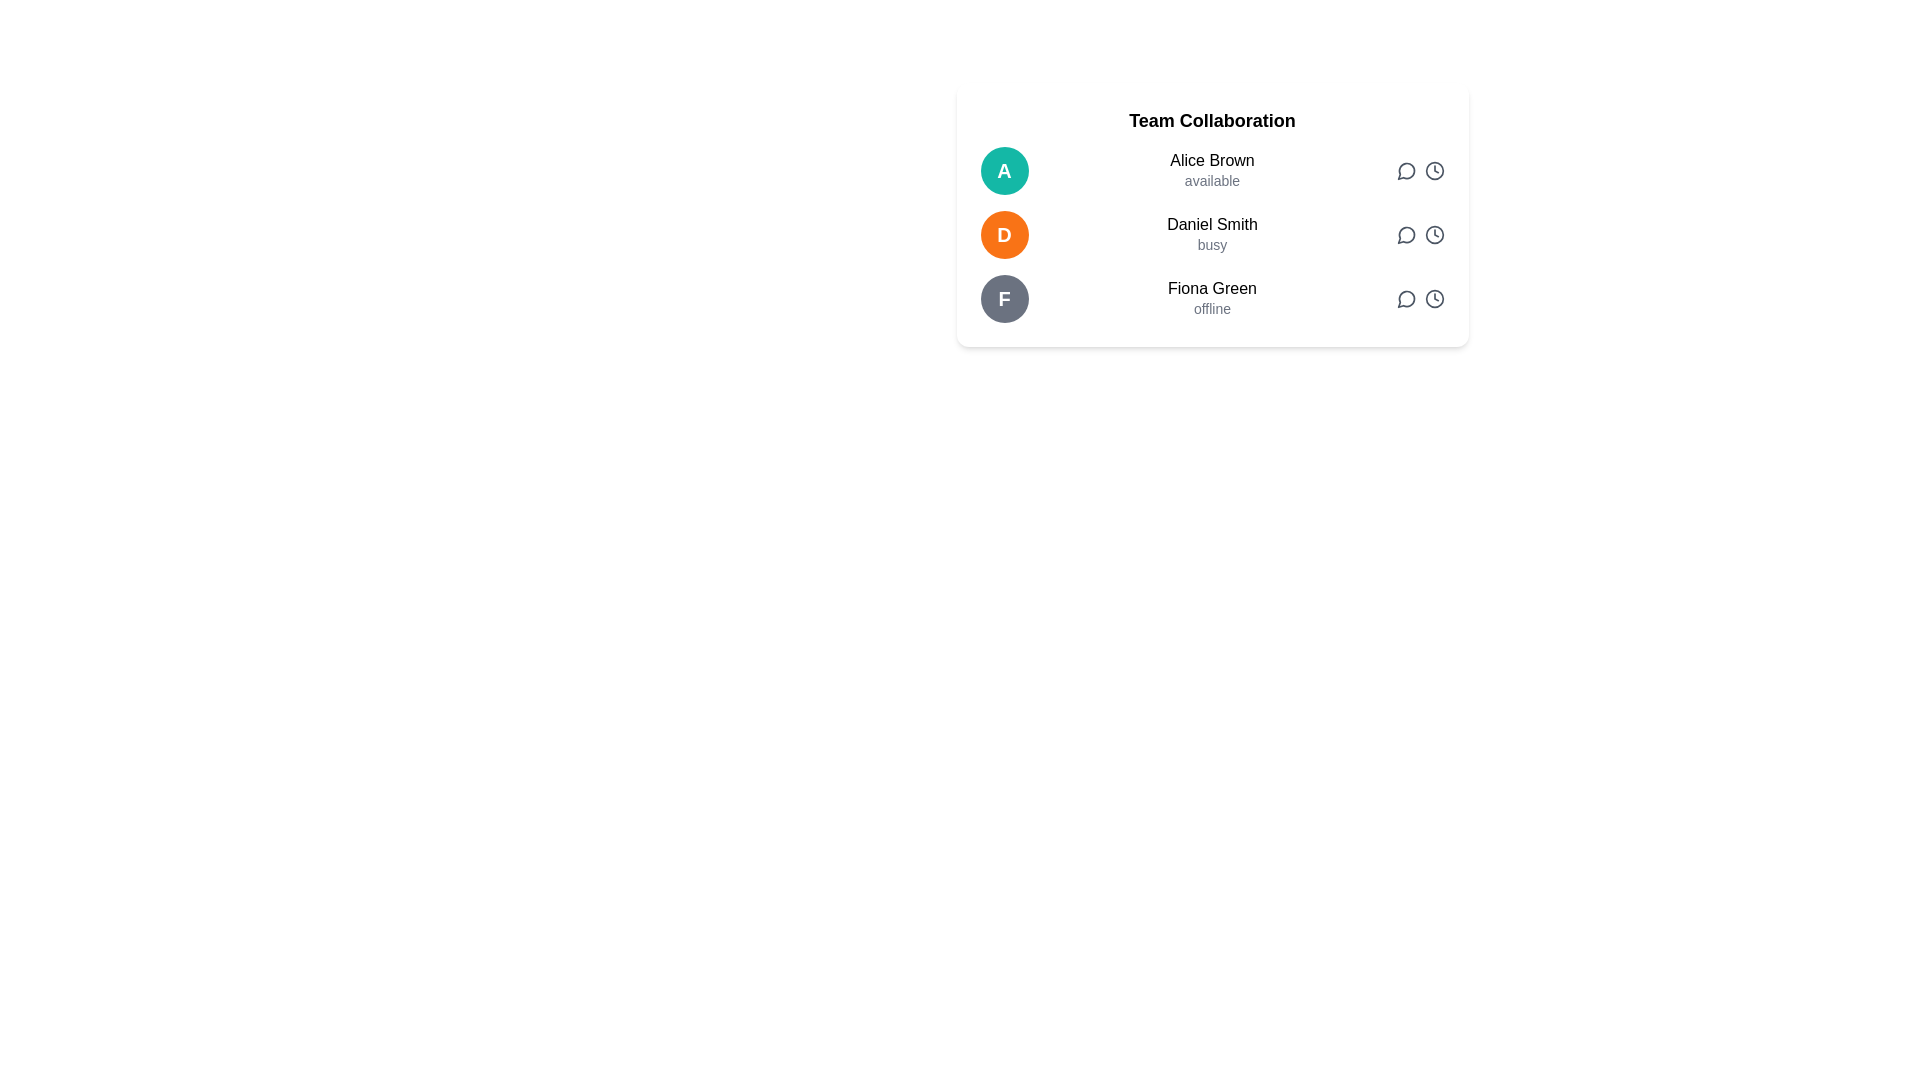  What do you see at coordinates (1211, 160) in the screenshot?
I see `the Text Label displaying 'Alice Brown', which serves as the main identifier in the 'Team Collaboration' section, located above the subtext 'available'` at bounding box center [1211, 160].